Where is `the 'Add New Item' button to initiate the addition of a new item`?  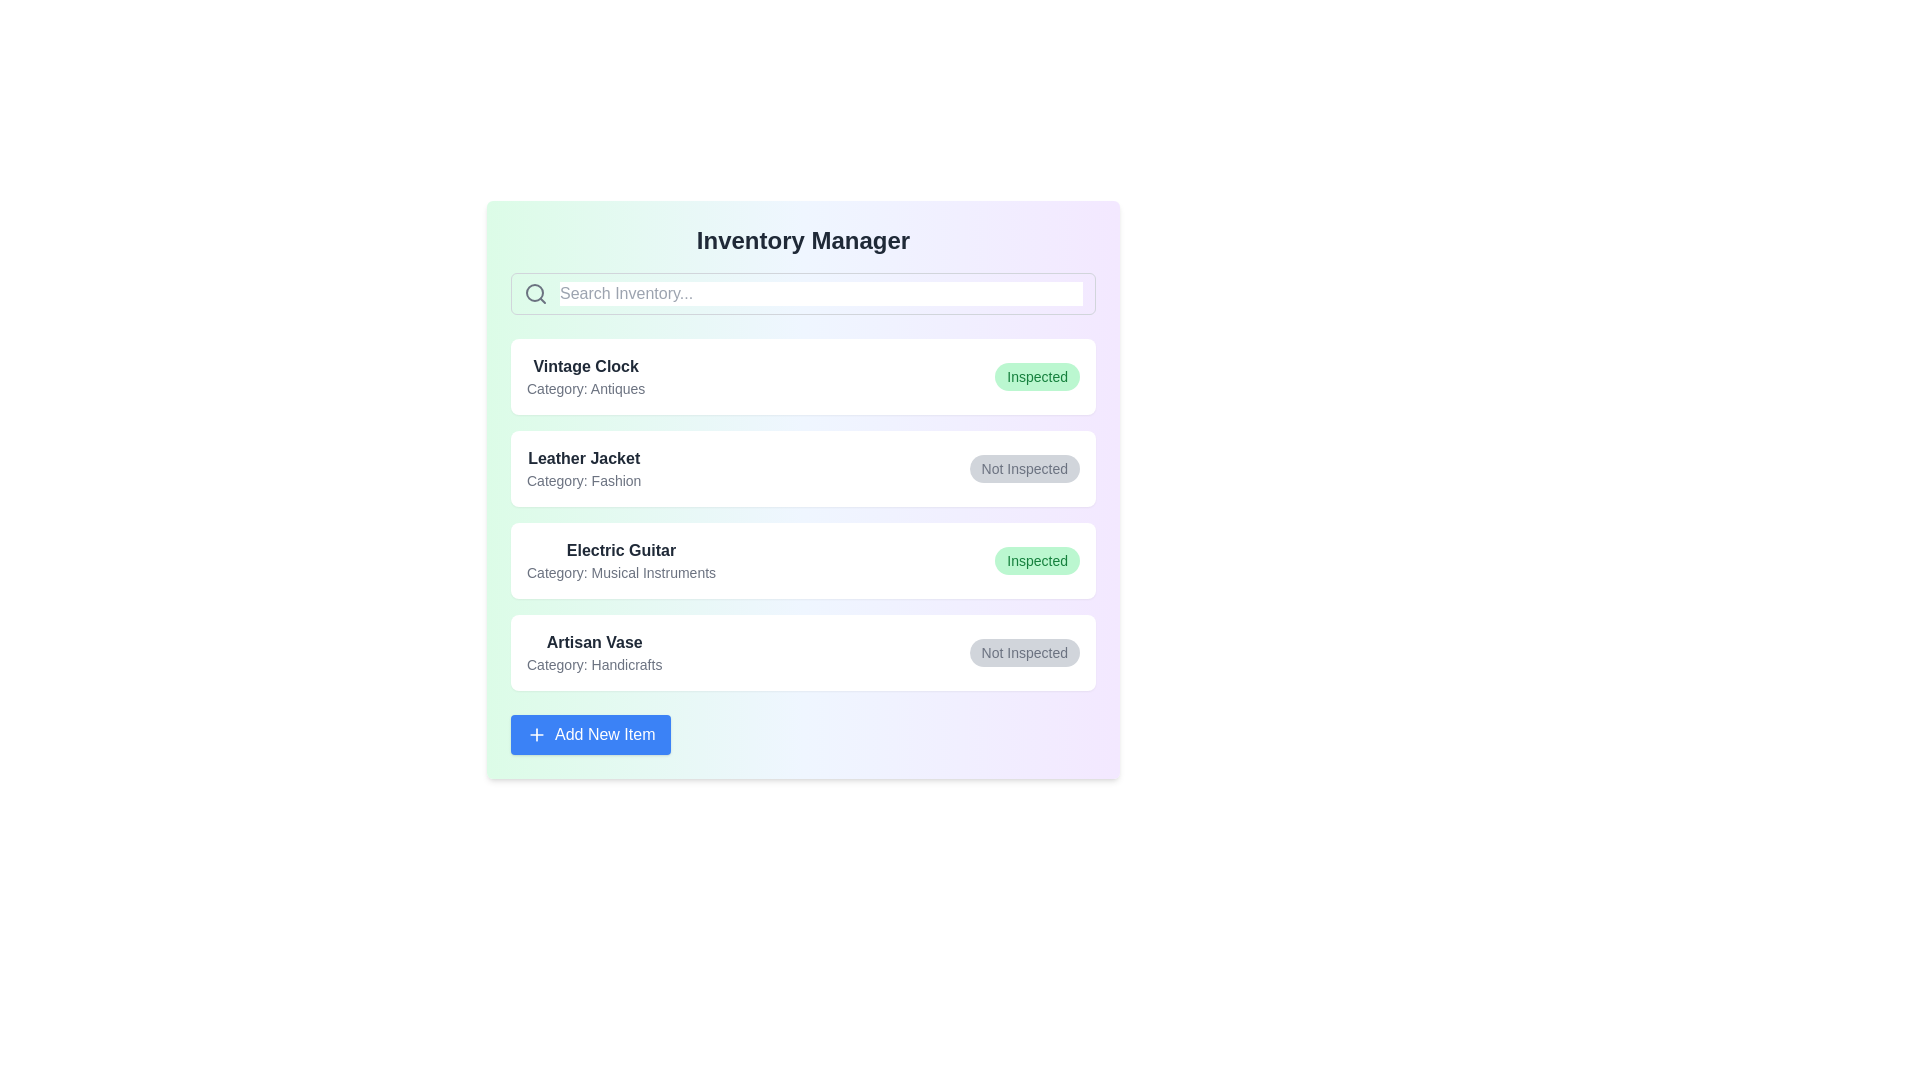
the 'Add New Item' button to initiate the addition of a new item is located at coordinates (589, 735).